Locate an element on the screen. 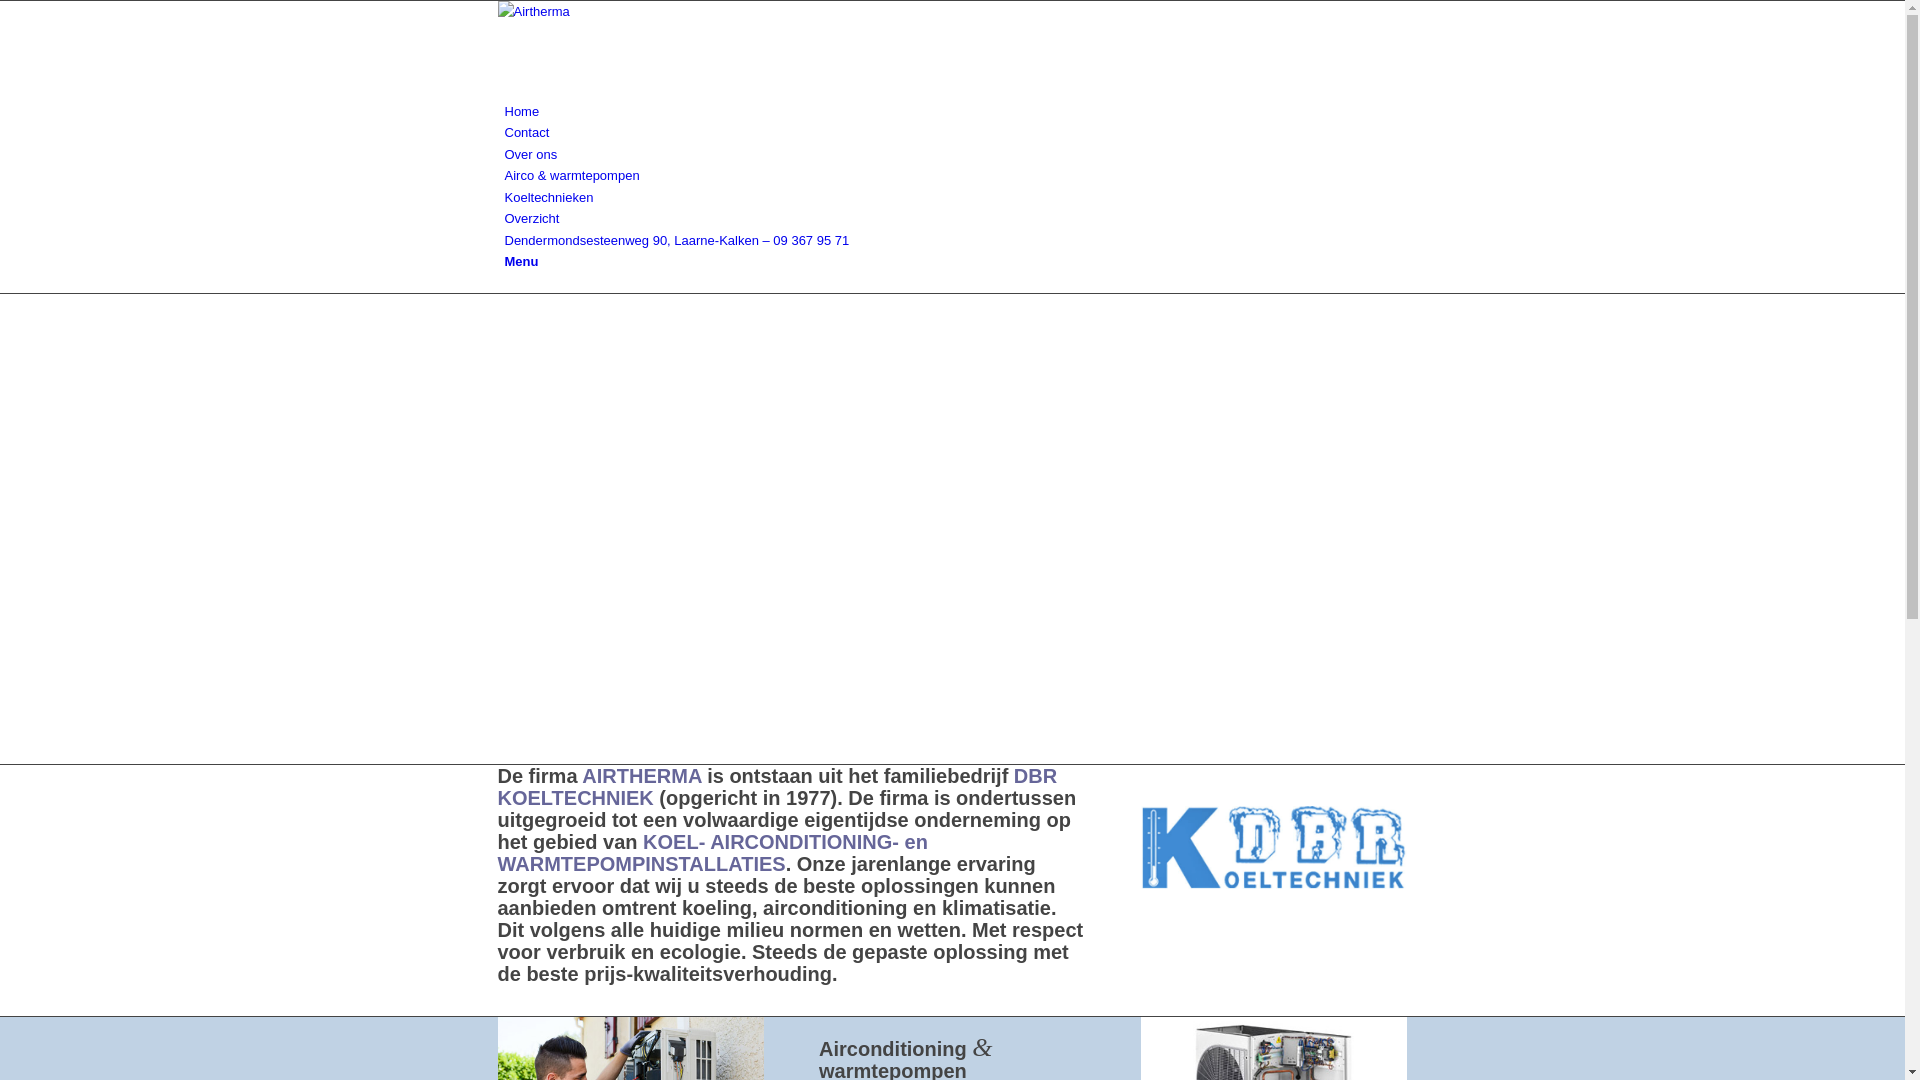  'Airco & warmtepompen' is located at coordinates (570, 174).